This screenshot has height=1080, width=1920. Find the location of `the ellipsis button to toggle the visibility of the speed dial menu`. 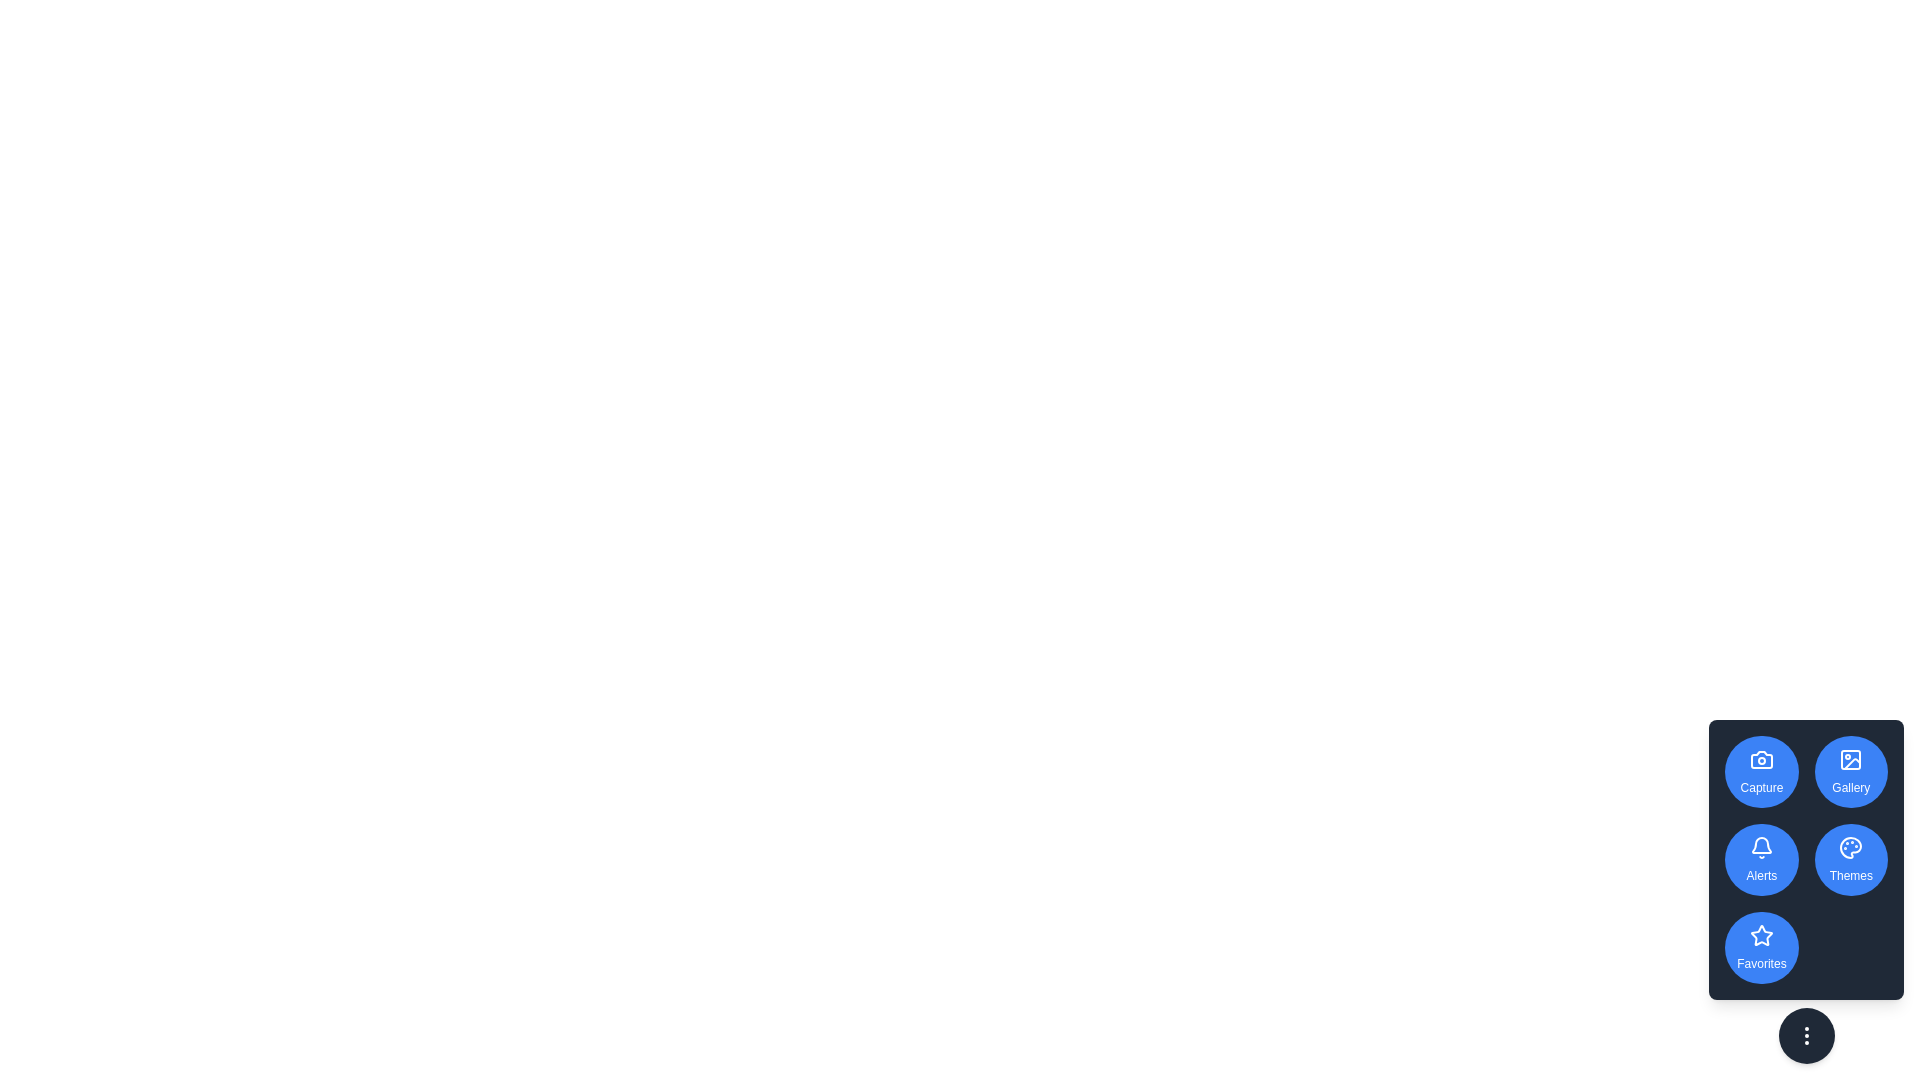

the ellipsis button to toggle the visibility of the speed dial menu is located at coordinates (1805, 1035).